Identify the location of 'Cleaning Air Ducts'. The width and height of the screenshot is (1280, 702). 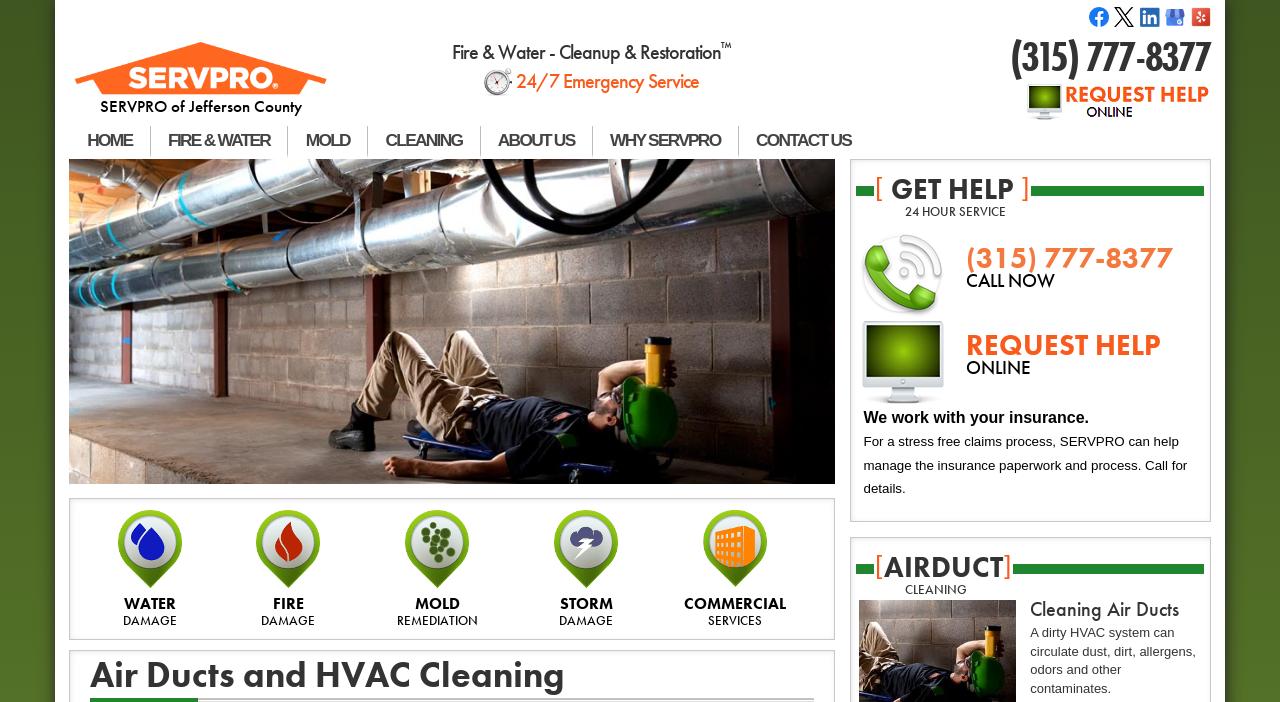
(1103, 608).